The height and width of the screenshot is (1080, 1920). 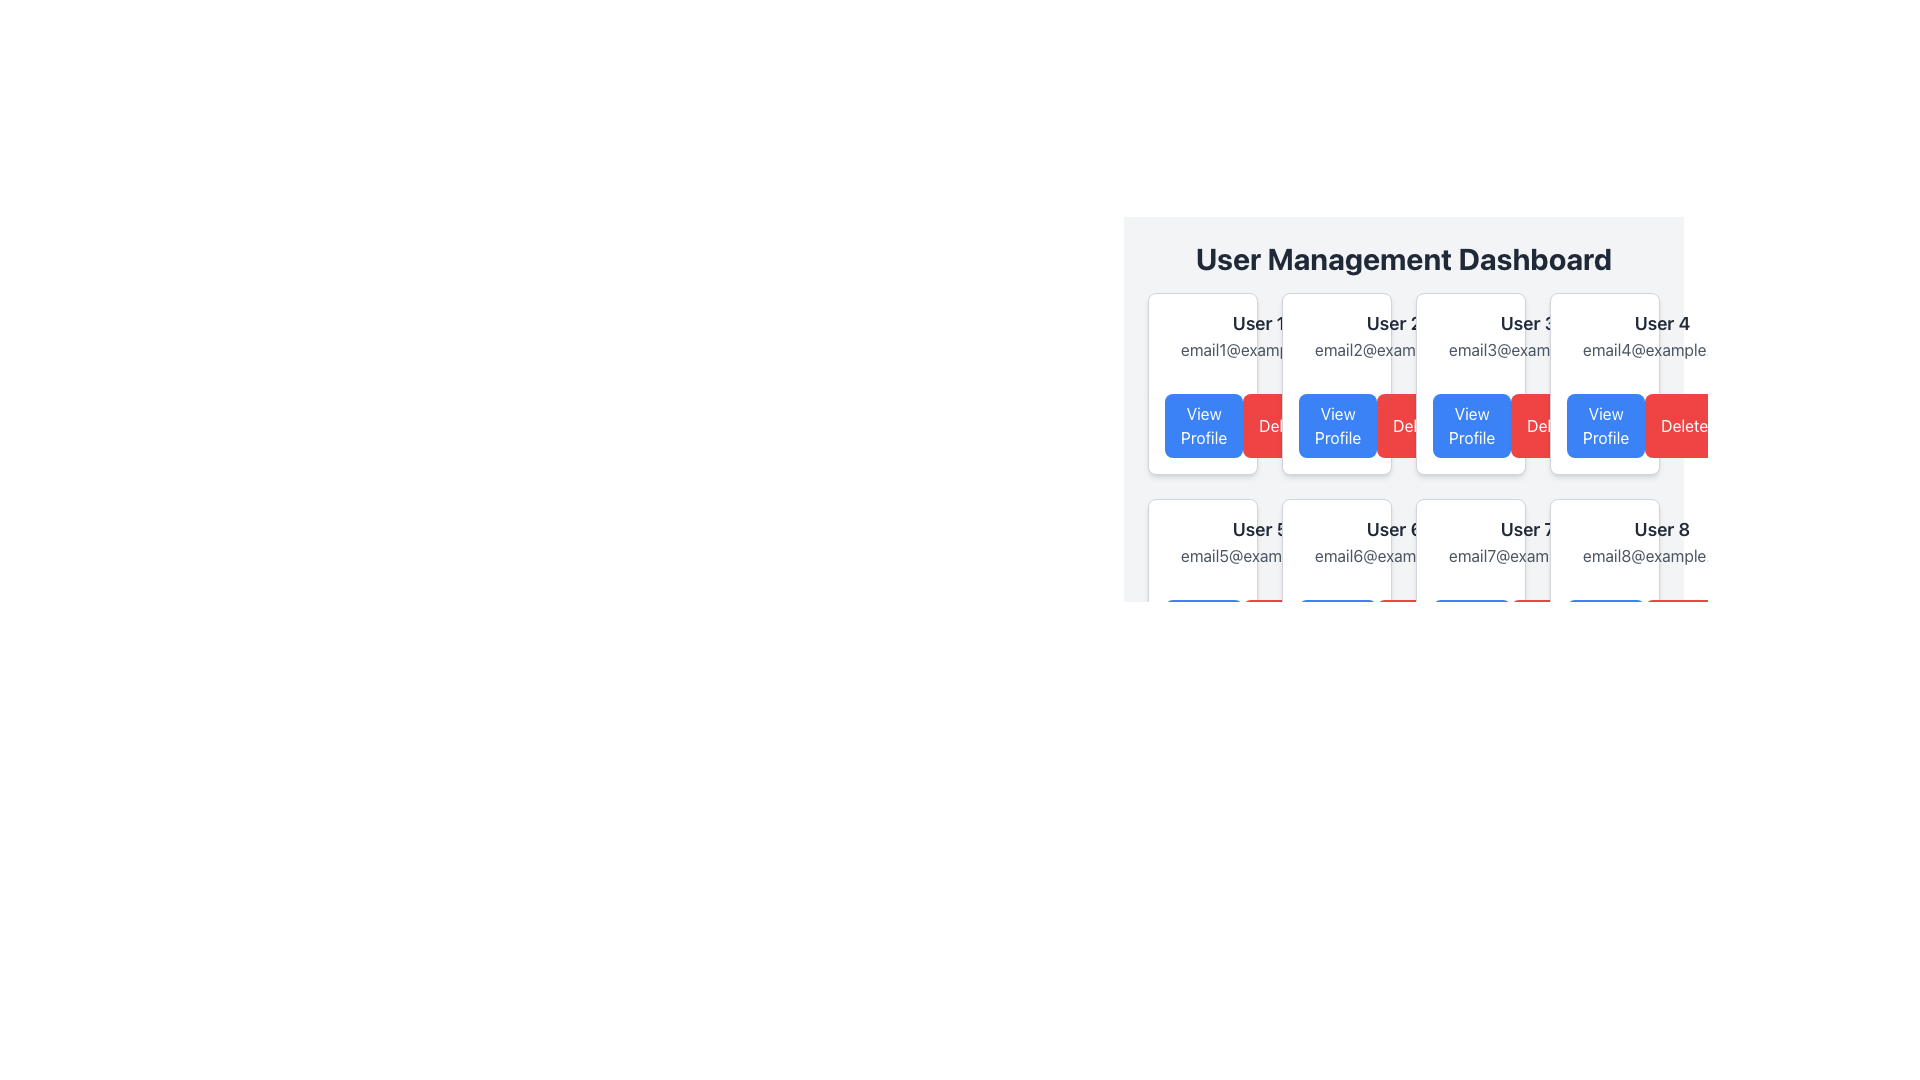 What do you see at coordinates (1257, 334) in the screenshot?
I see `the Text Display element that shows 'User 1' in bold with the email 'email1@example.com' below it, located as the first entry in a horizontal list of user profiles` at bounding box center [1257, 334].